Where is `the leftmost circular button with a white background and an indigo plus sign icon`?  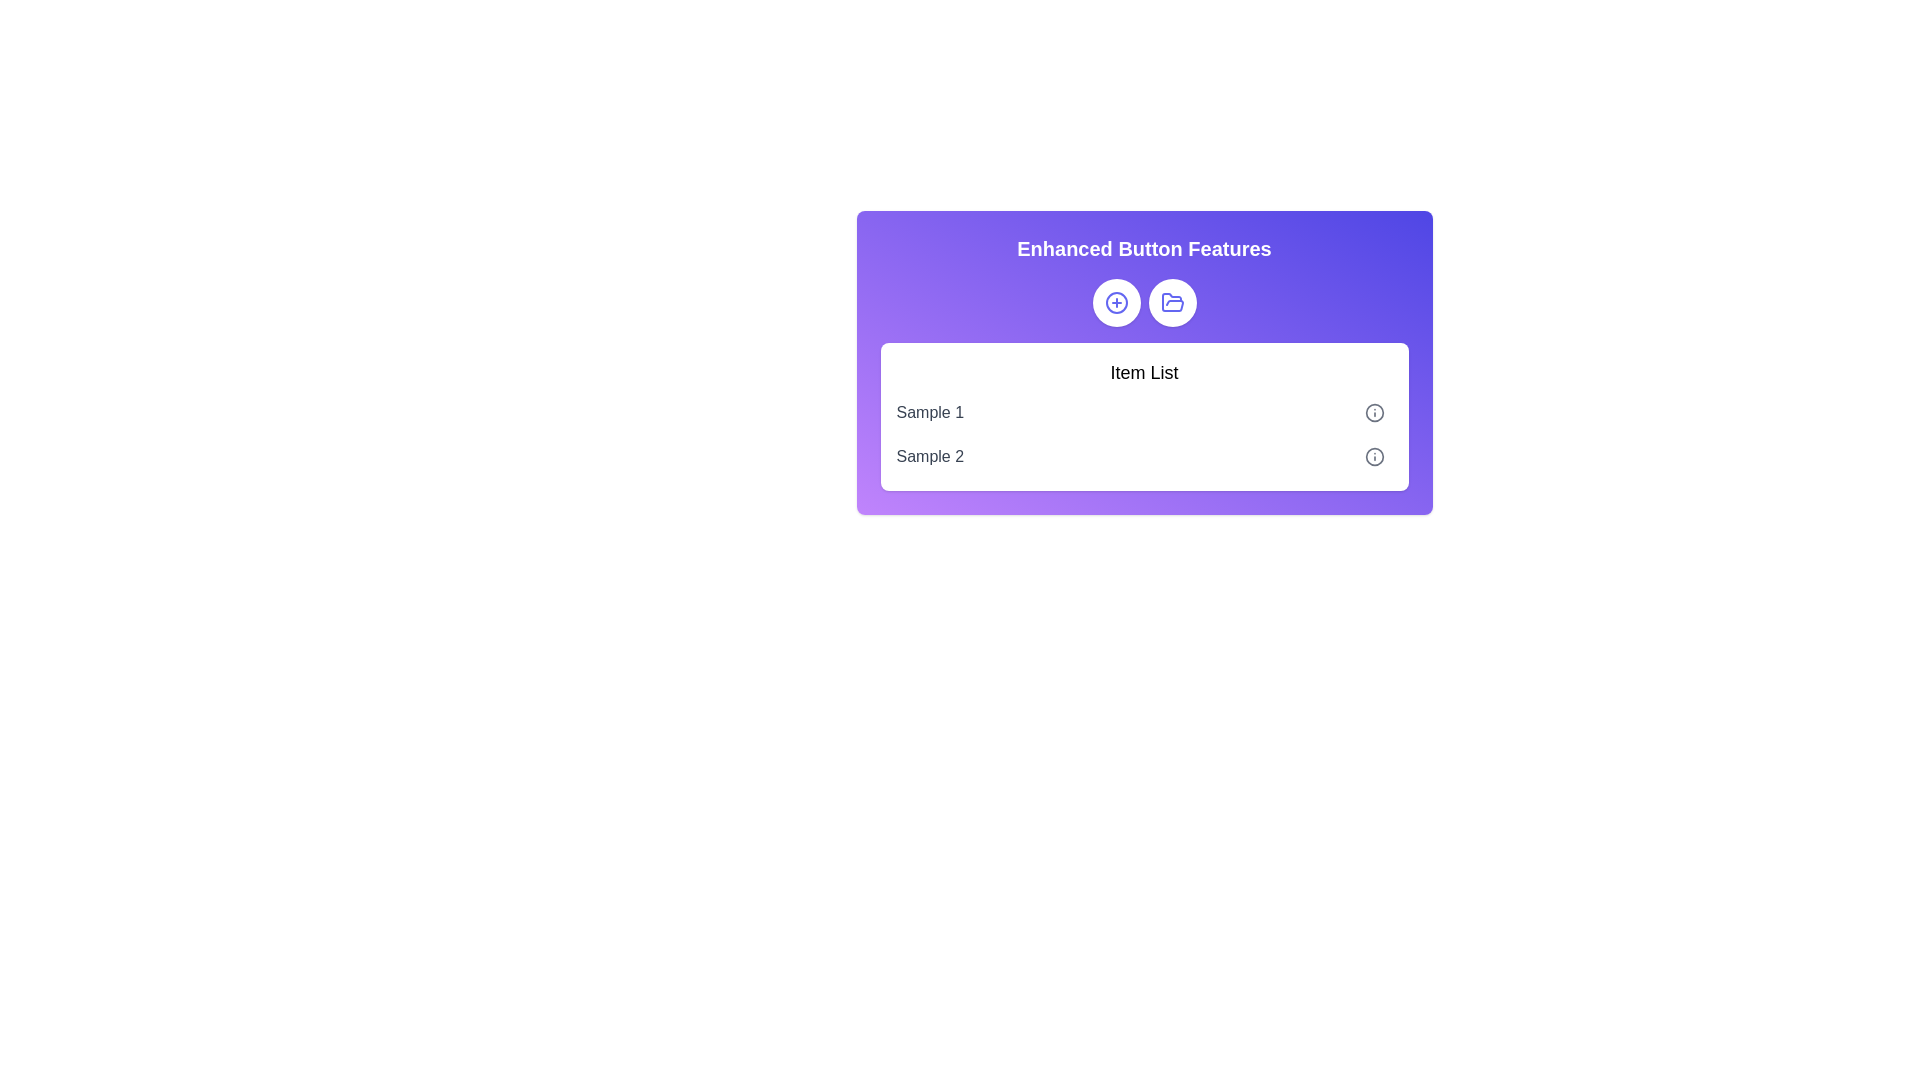 the leftmost circular button with a white background and an indigo plus sign icon is located at coordinates (1115, 303).